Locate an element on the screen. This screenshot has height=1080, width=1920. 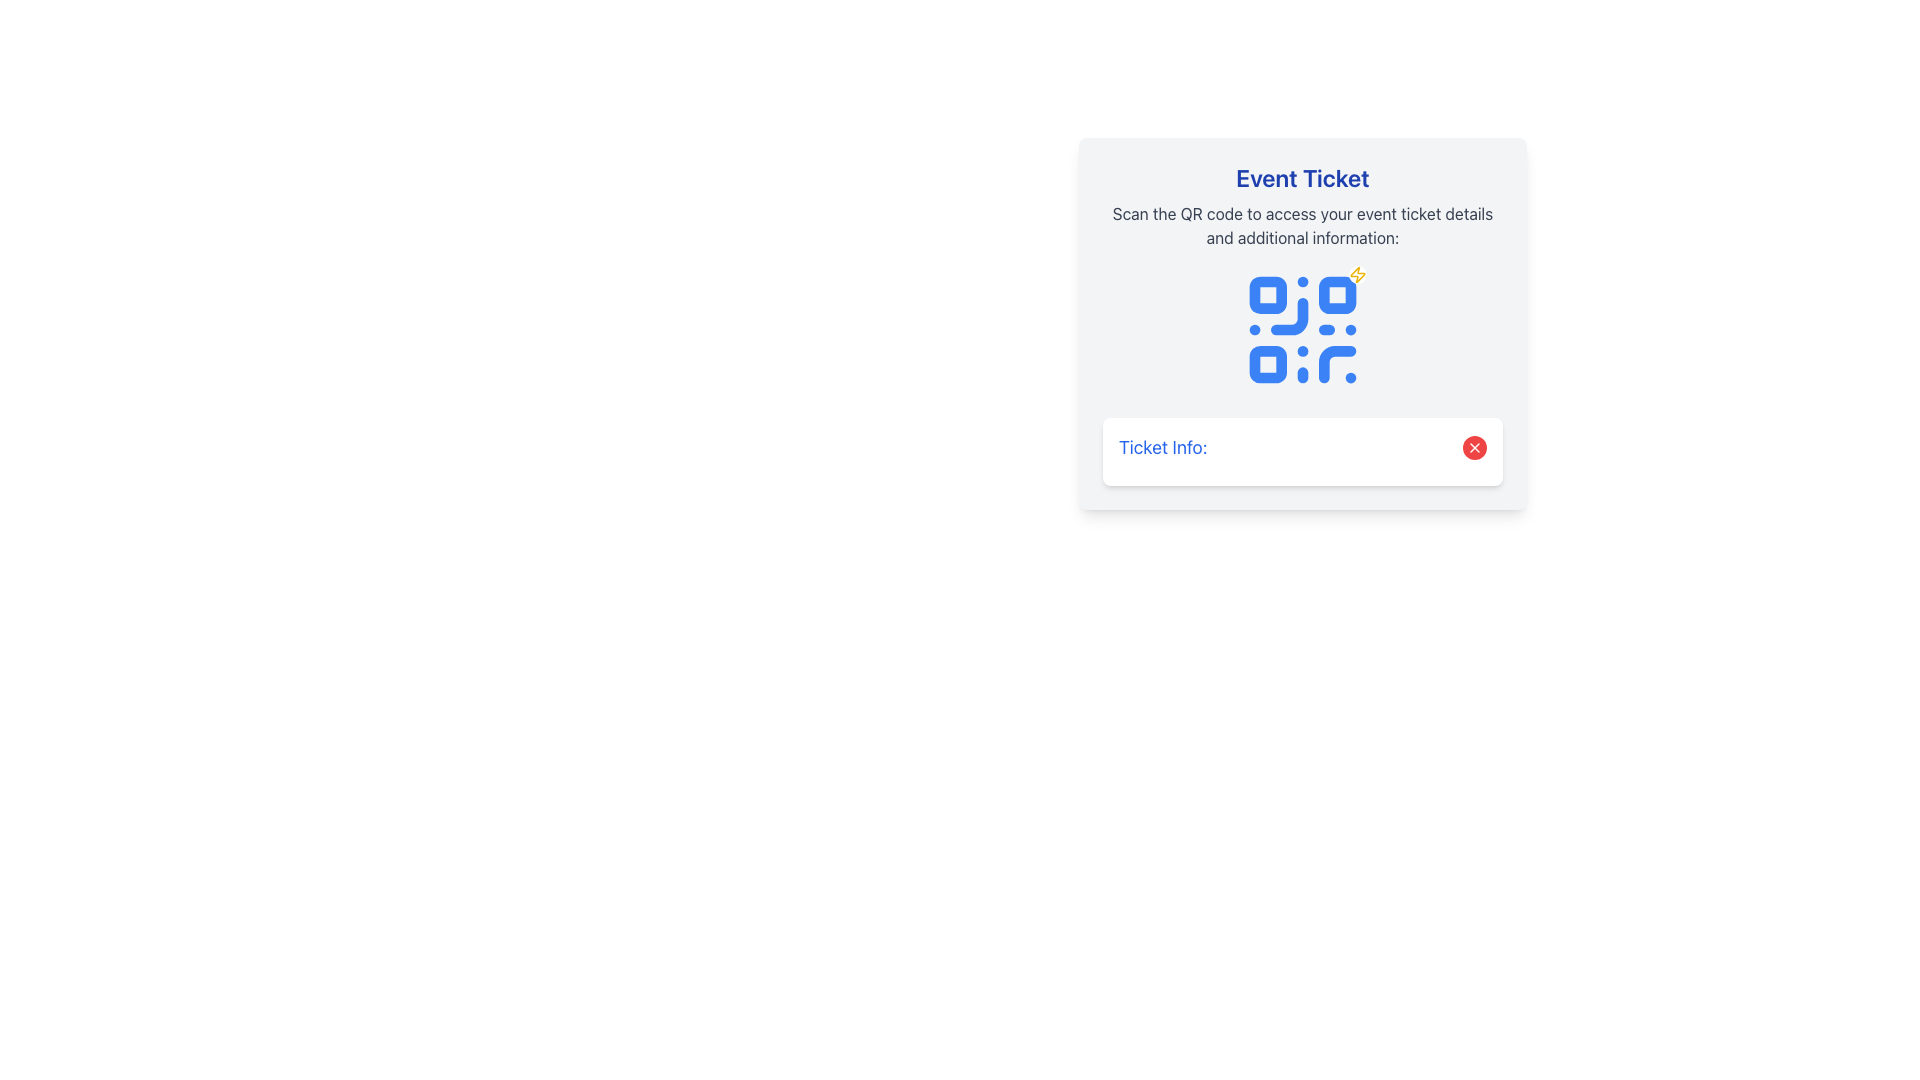
the 'X' icon located within the red circular button to the right of the 'Ticket Info:' text field in the main UI card is located at coordinates (1474, 446).